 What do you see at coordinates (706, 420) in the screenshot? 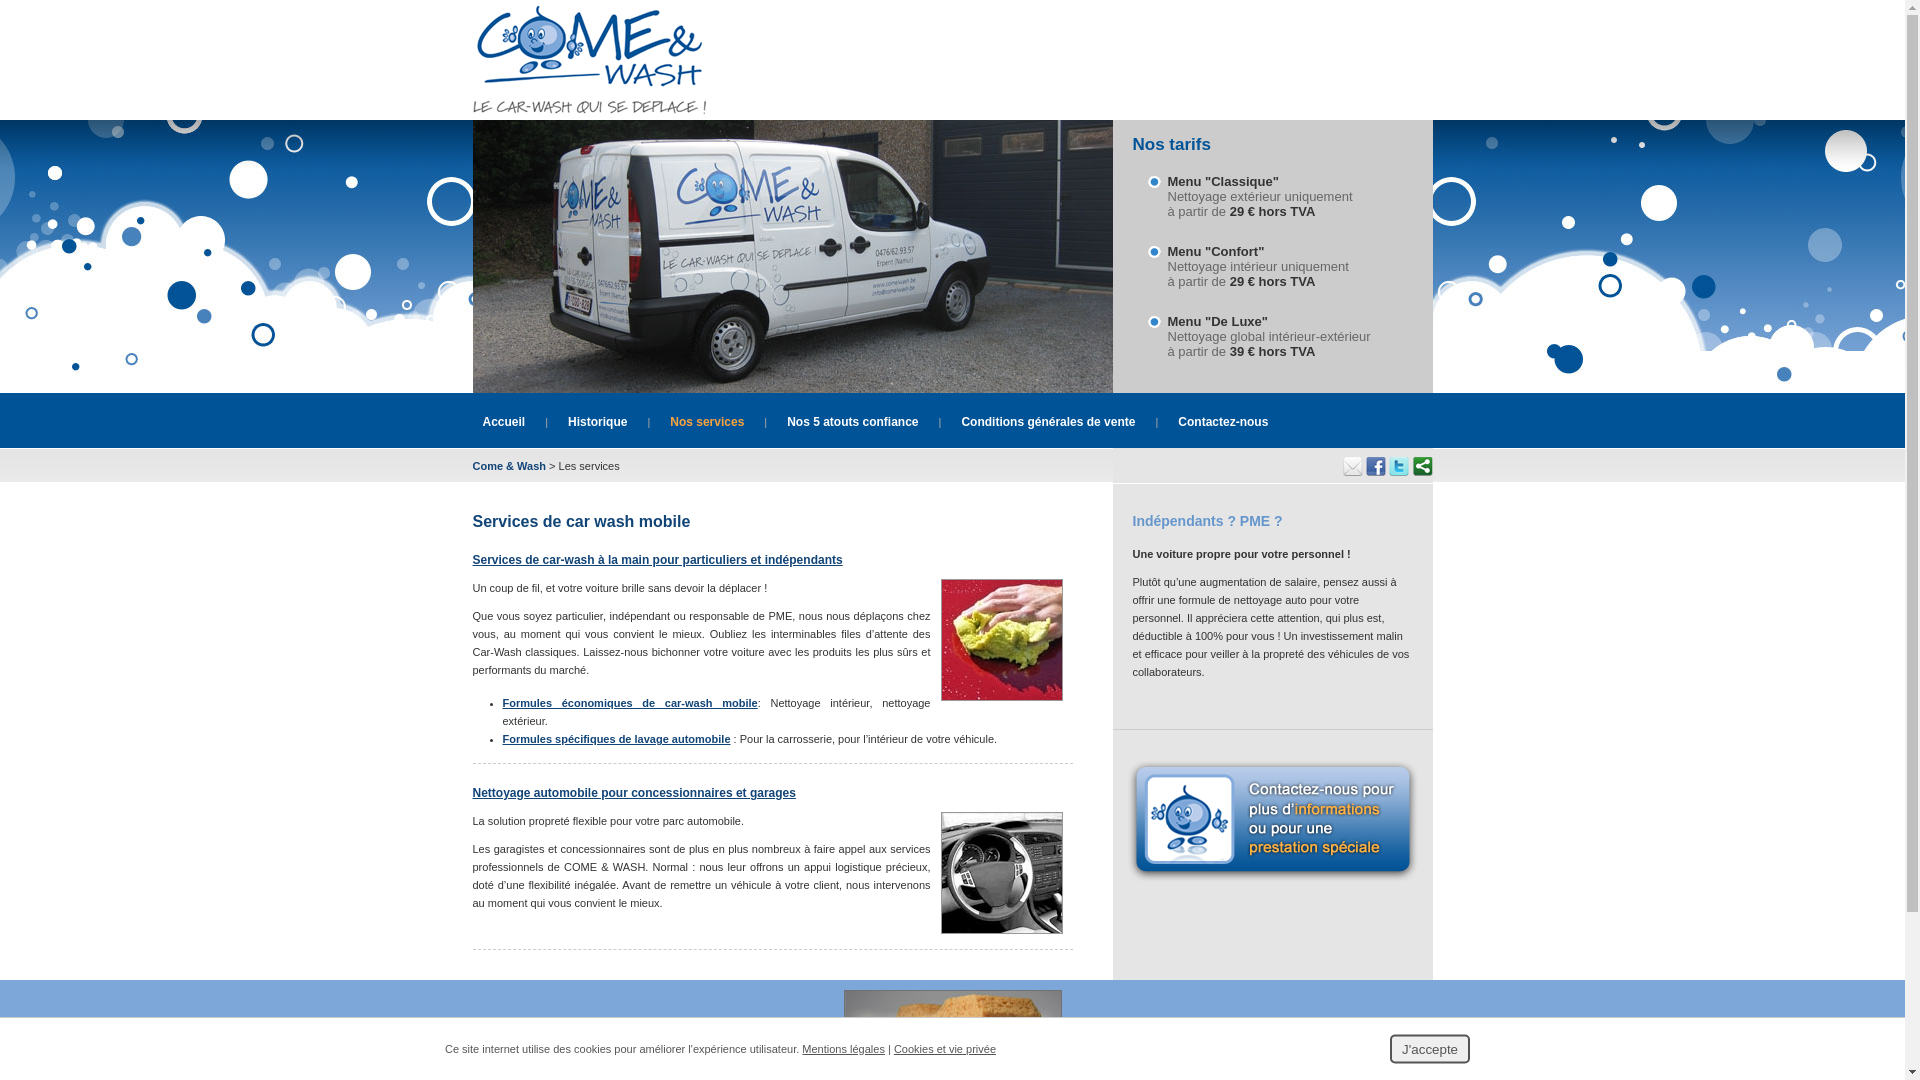
I see `'Nos services'` at bounding box center [706, 420].